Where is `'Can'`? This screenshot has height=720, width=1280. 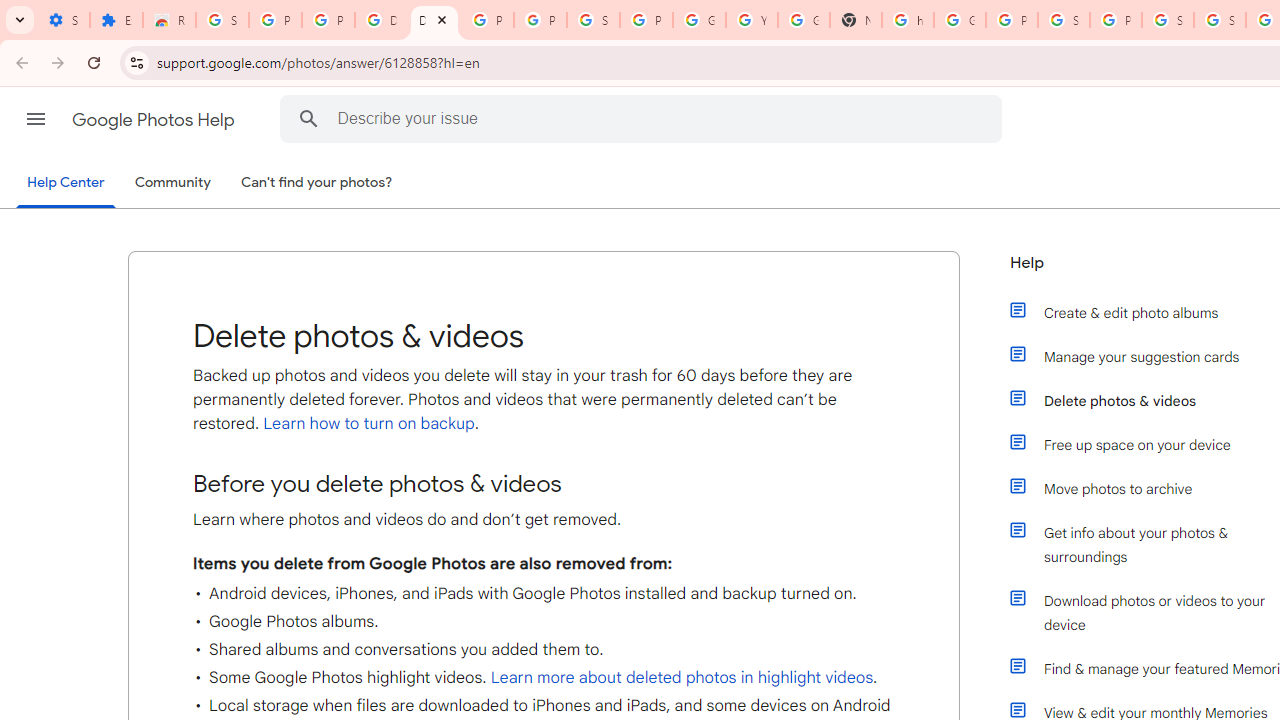 'Can' is located at coordinates (316, 183).